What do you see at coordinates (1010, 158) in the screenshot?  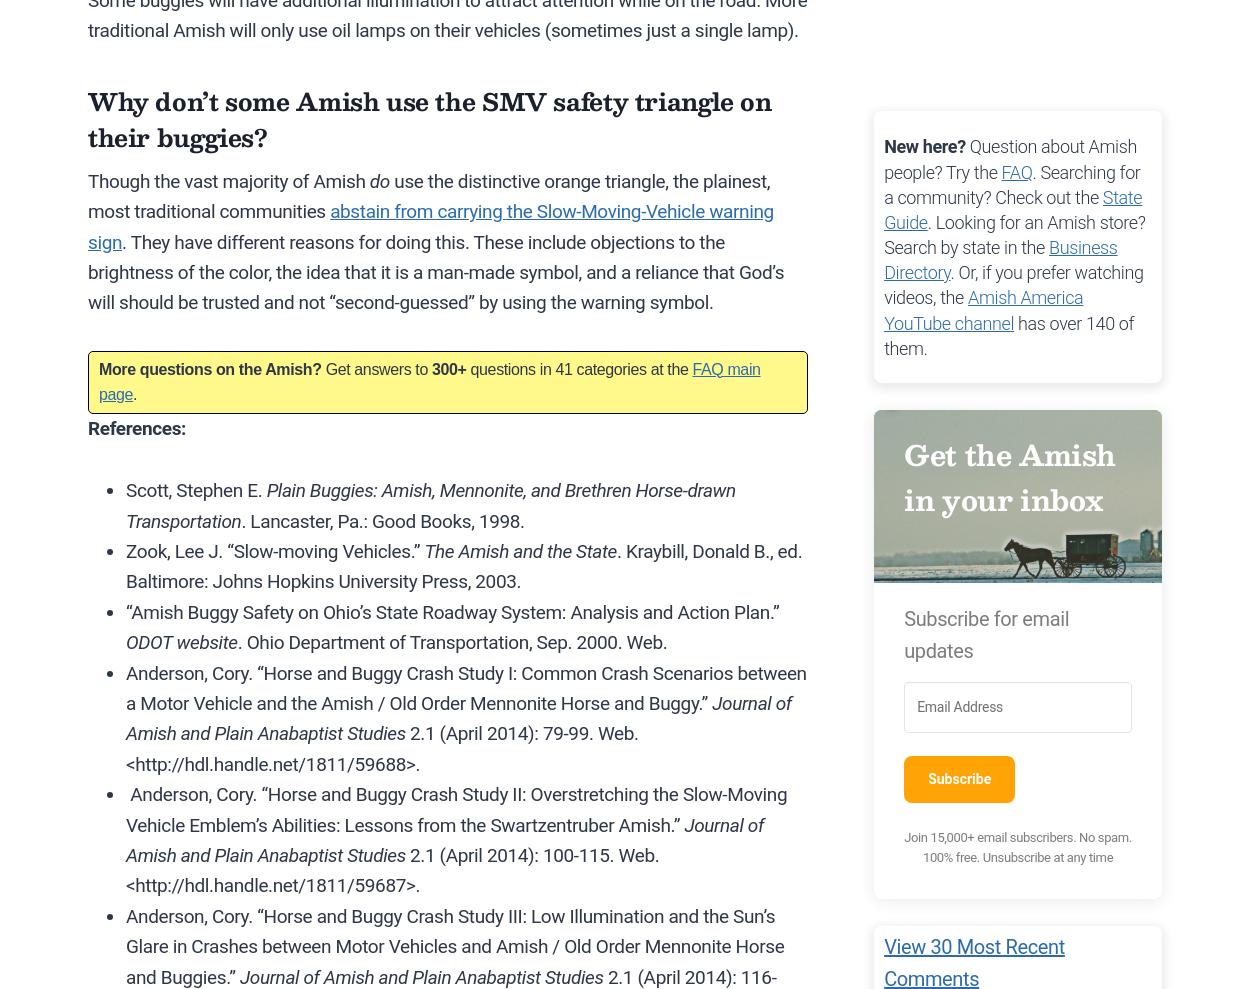 I see `'Question about Amish people? Try the'` at bounding box center [1010, 158].